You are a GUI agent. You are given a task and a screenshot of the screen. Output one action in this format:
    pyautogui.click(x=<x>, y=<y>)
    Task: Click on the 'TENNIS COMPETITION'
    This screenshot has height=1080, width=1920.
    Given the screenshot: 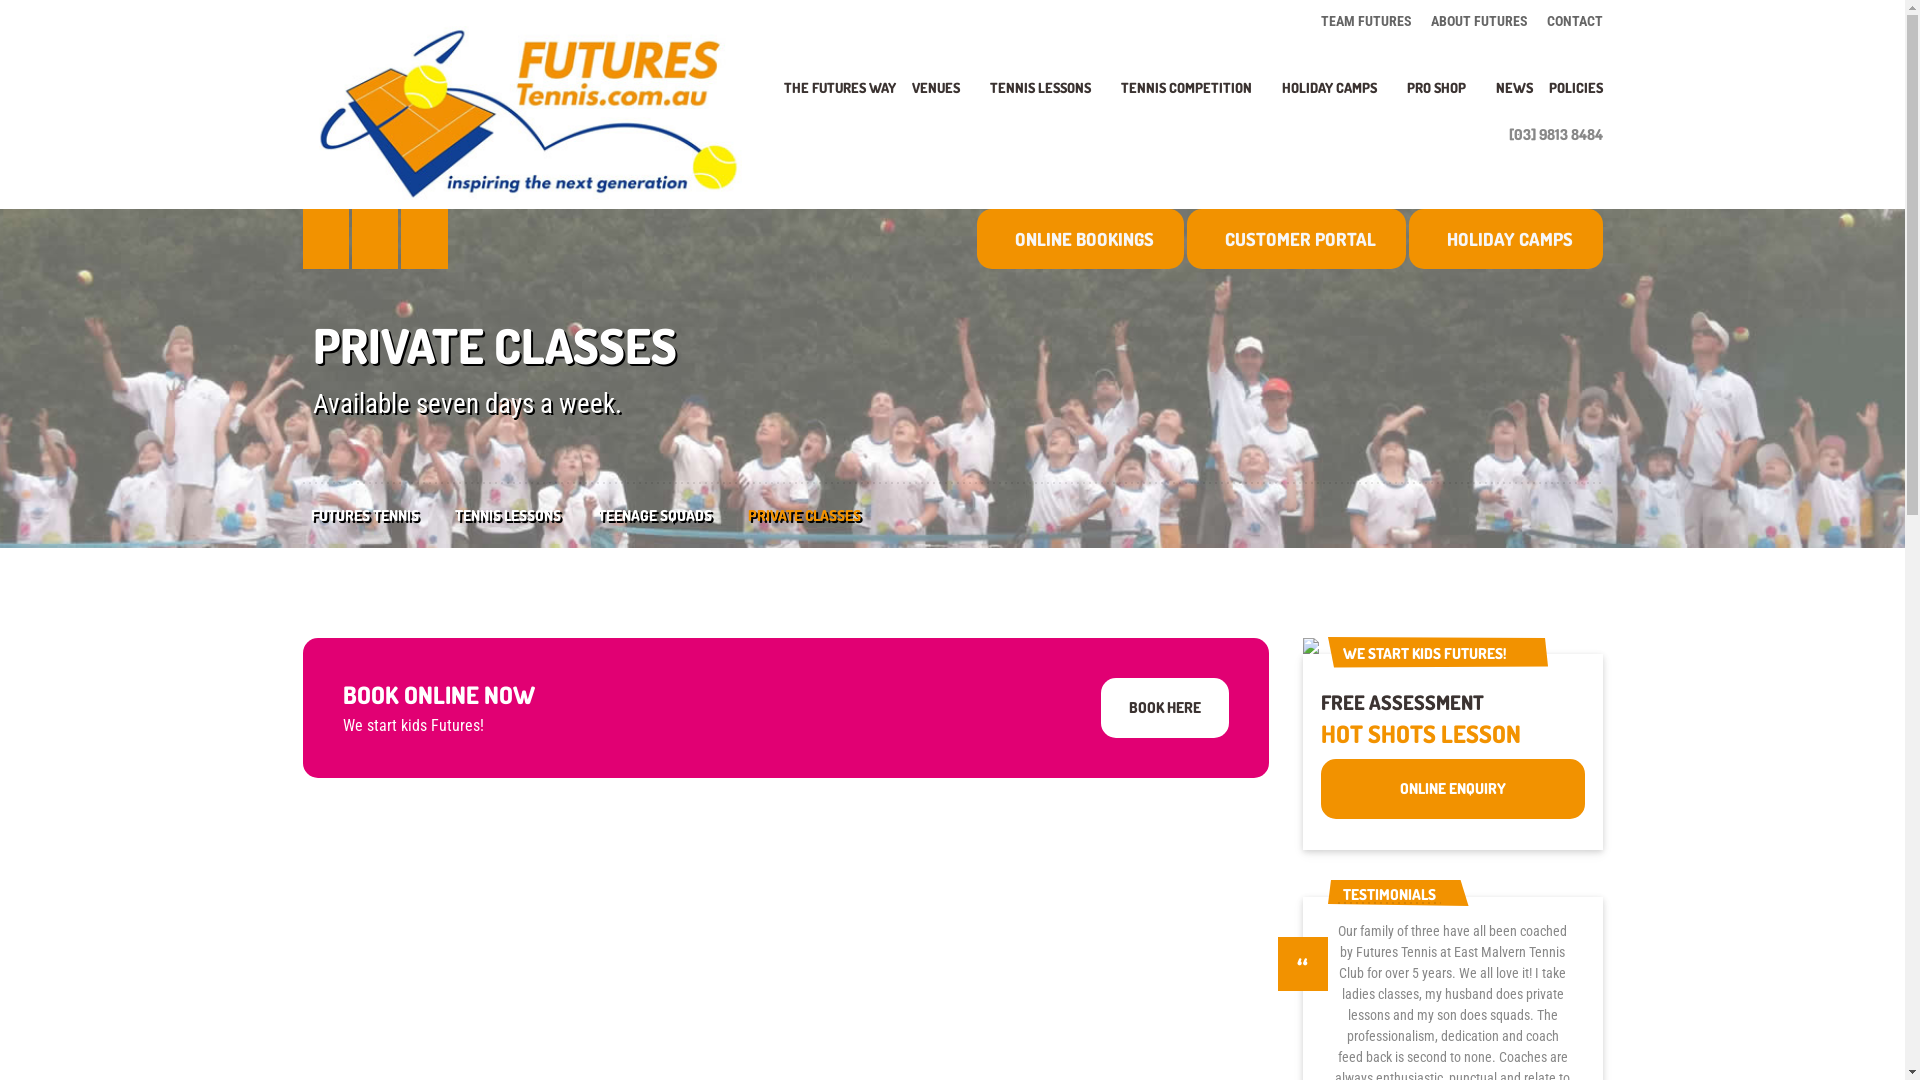 What is the action you would take?
    pyautogui.click(x=1112, y=98)
    